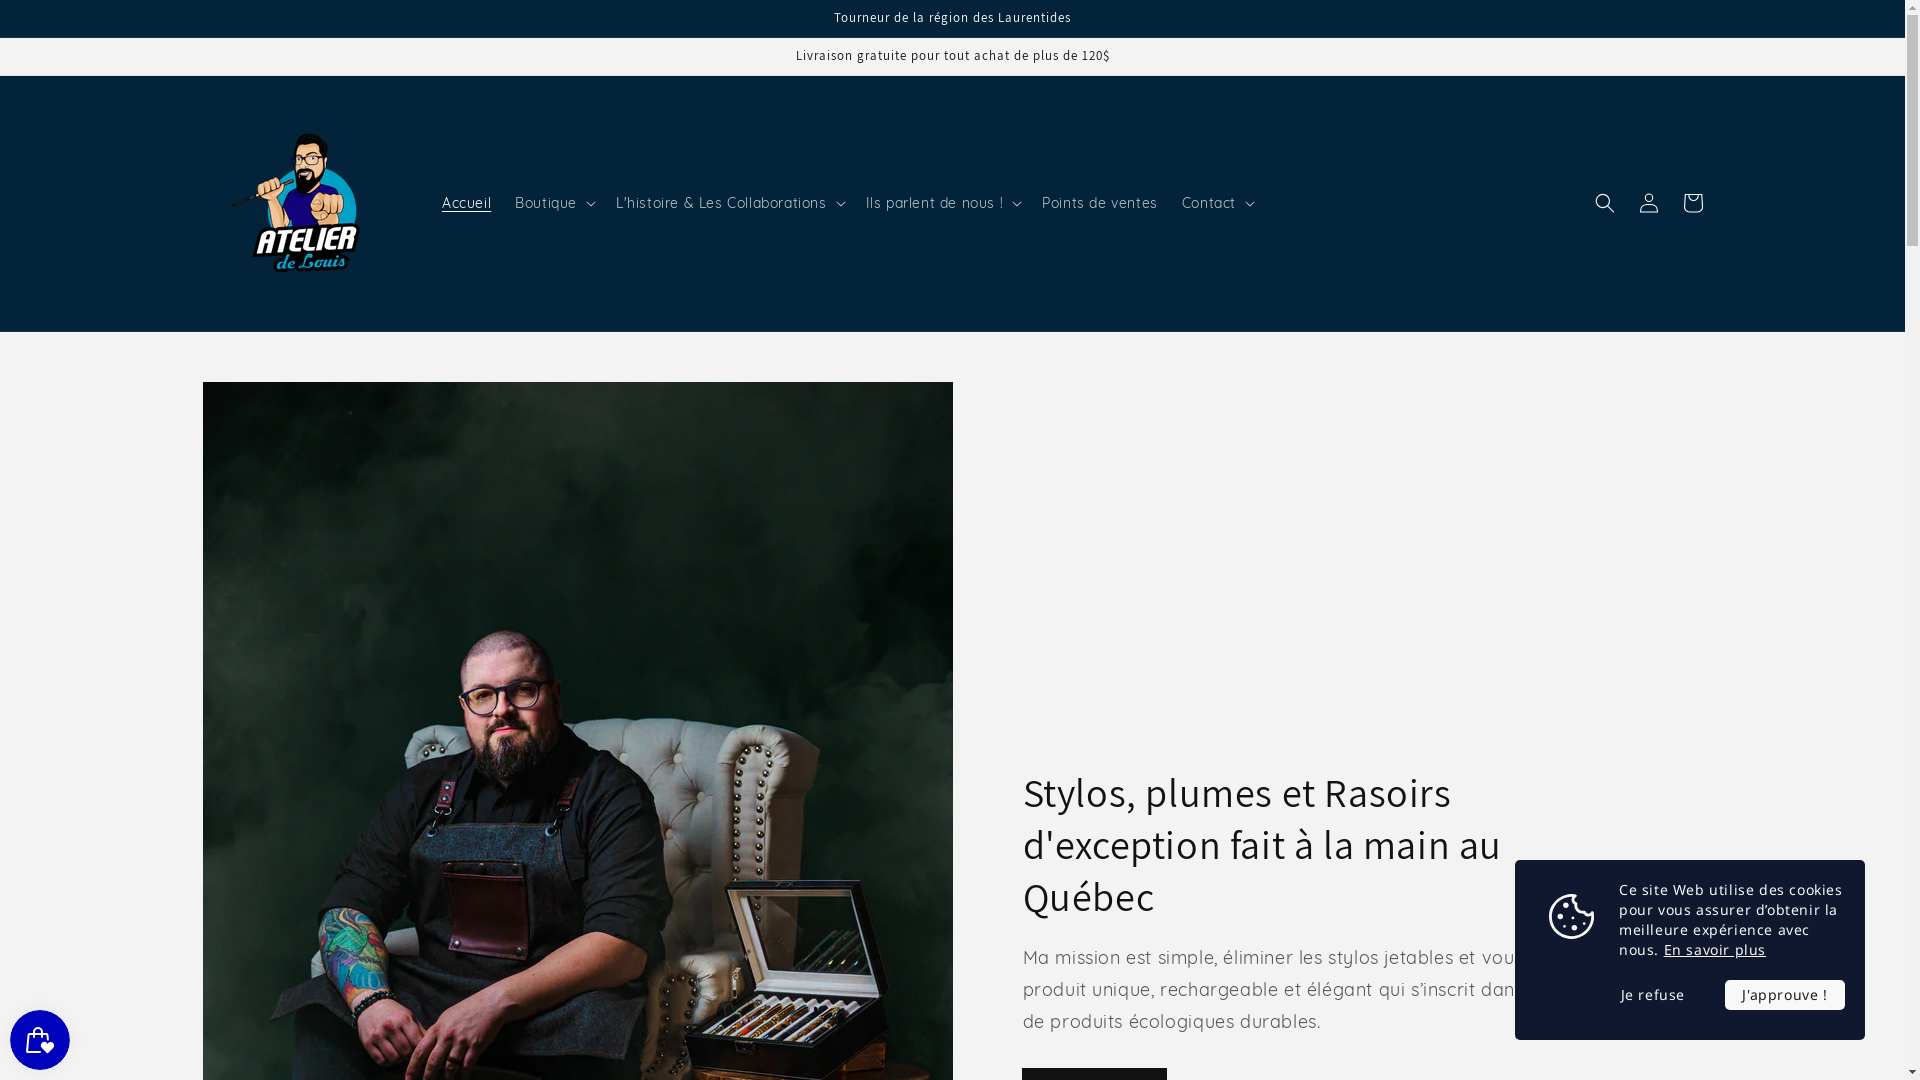 The image size is (1920, 1080). What do you see at coordinates (39, 1039) in the screenshot?
I see `'Smile.io Rewards Program Launcher'` at bounding box center [39, 1039].